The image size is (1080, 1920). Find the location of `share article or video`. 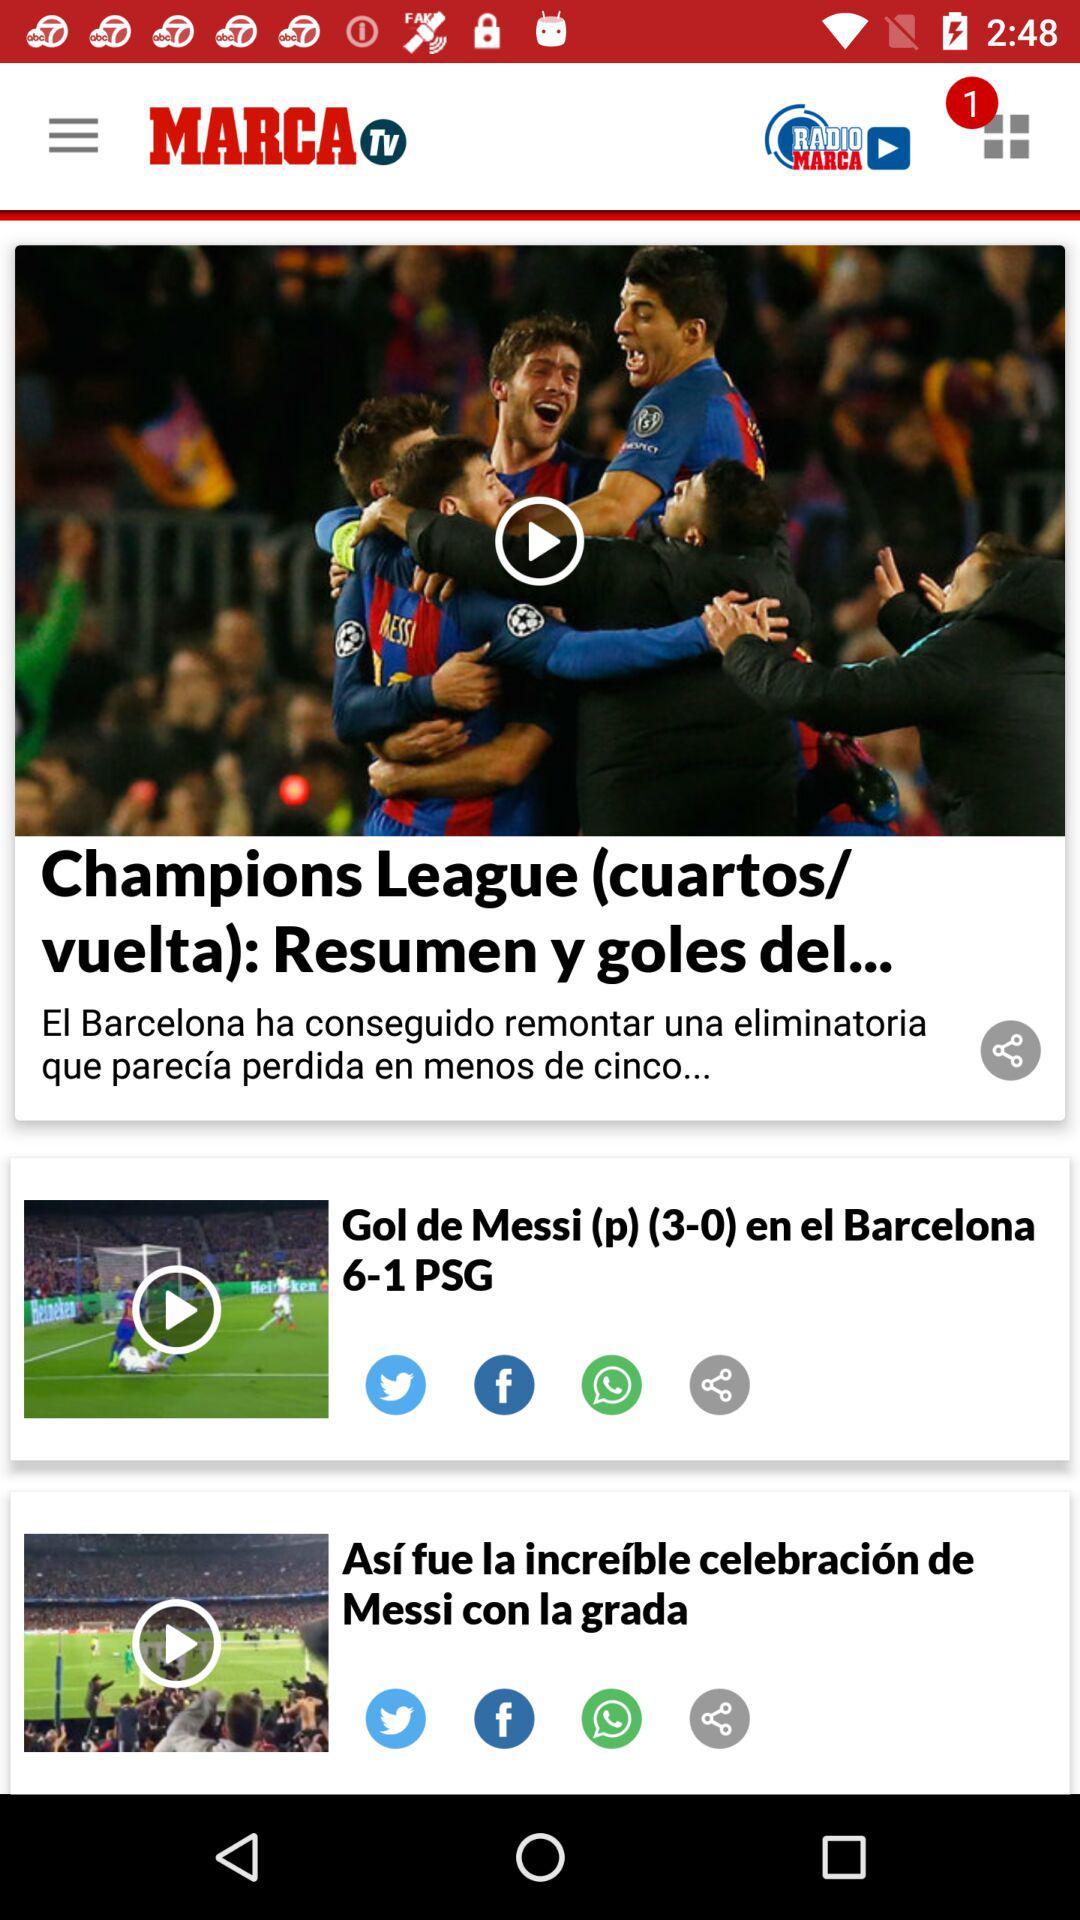

share article or video is located at coordinates (1010, 1049).